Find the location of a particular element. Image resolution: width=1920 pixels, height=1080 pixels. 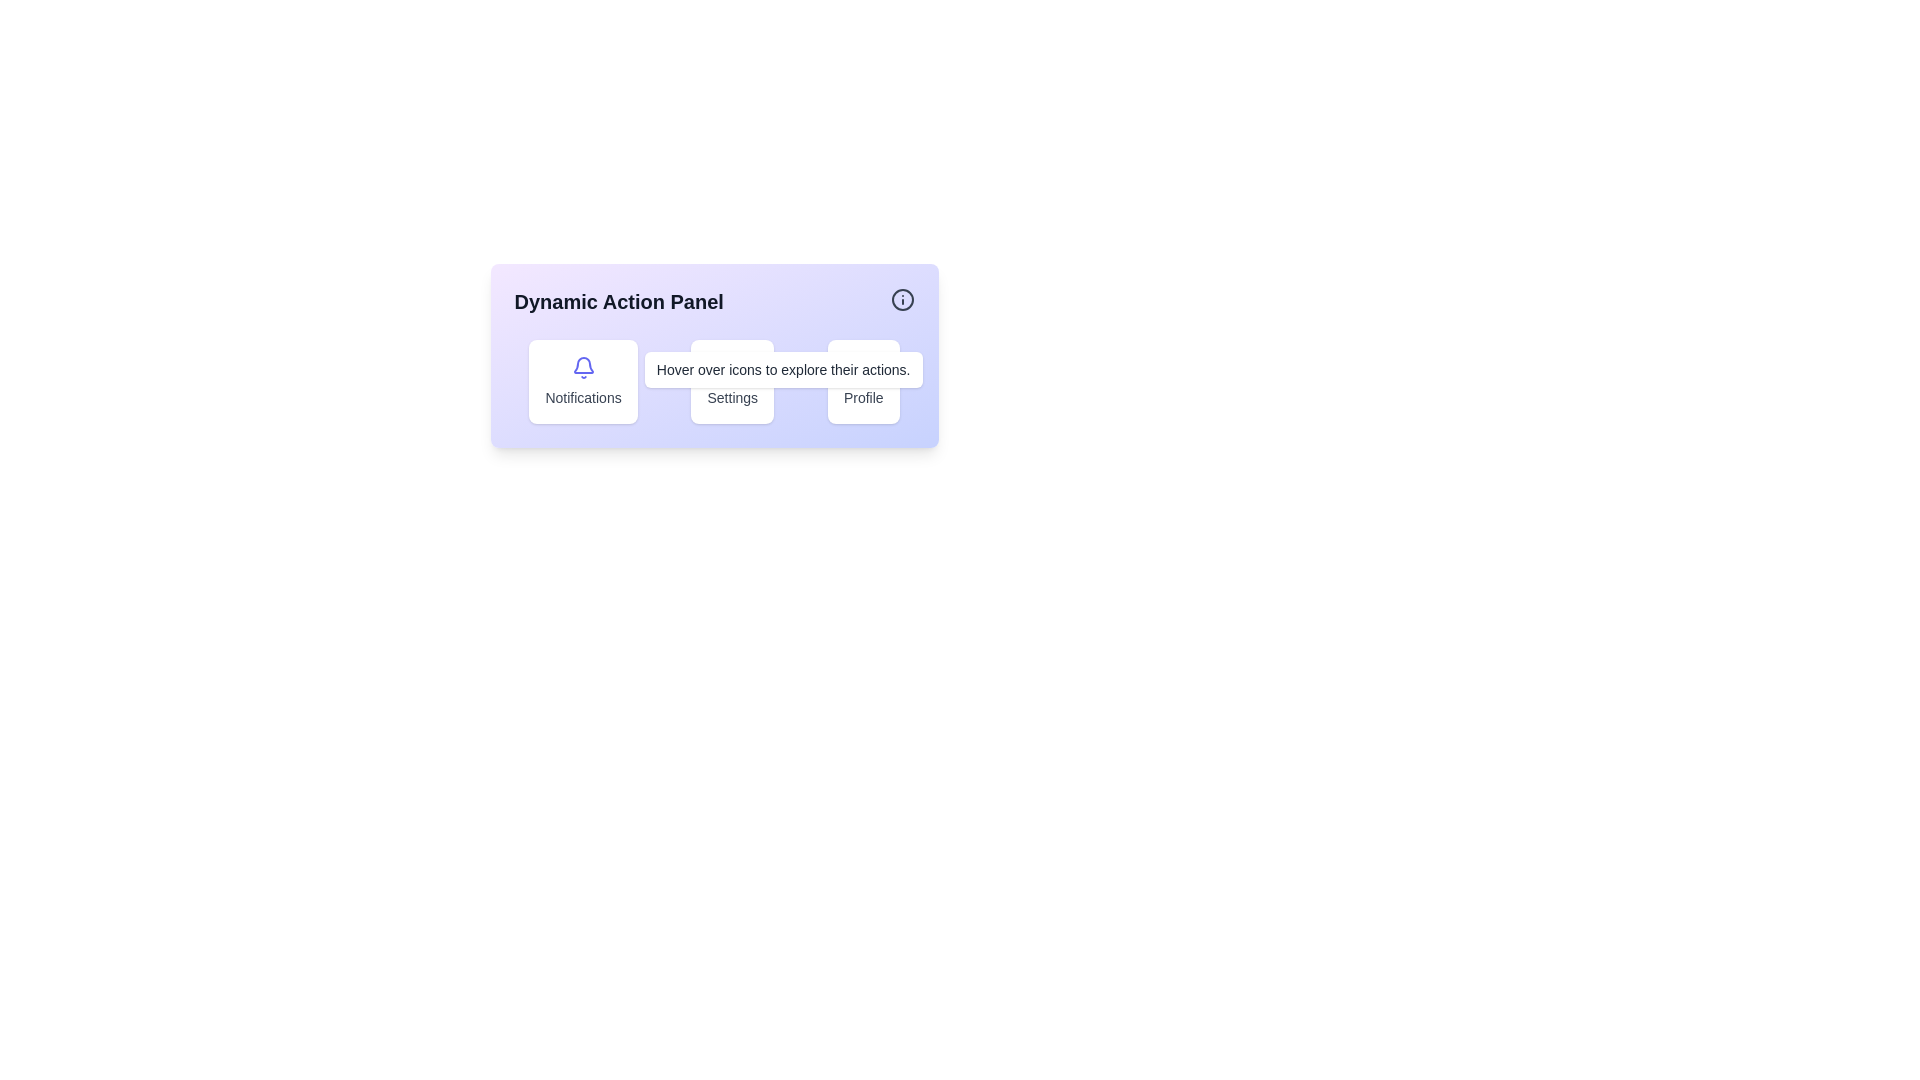

the indigo profile picture icon located at the top of the white card labeled 'Profile' is located at coordinates (863, 367).